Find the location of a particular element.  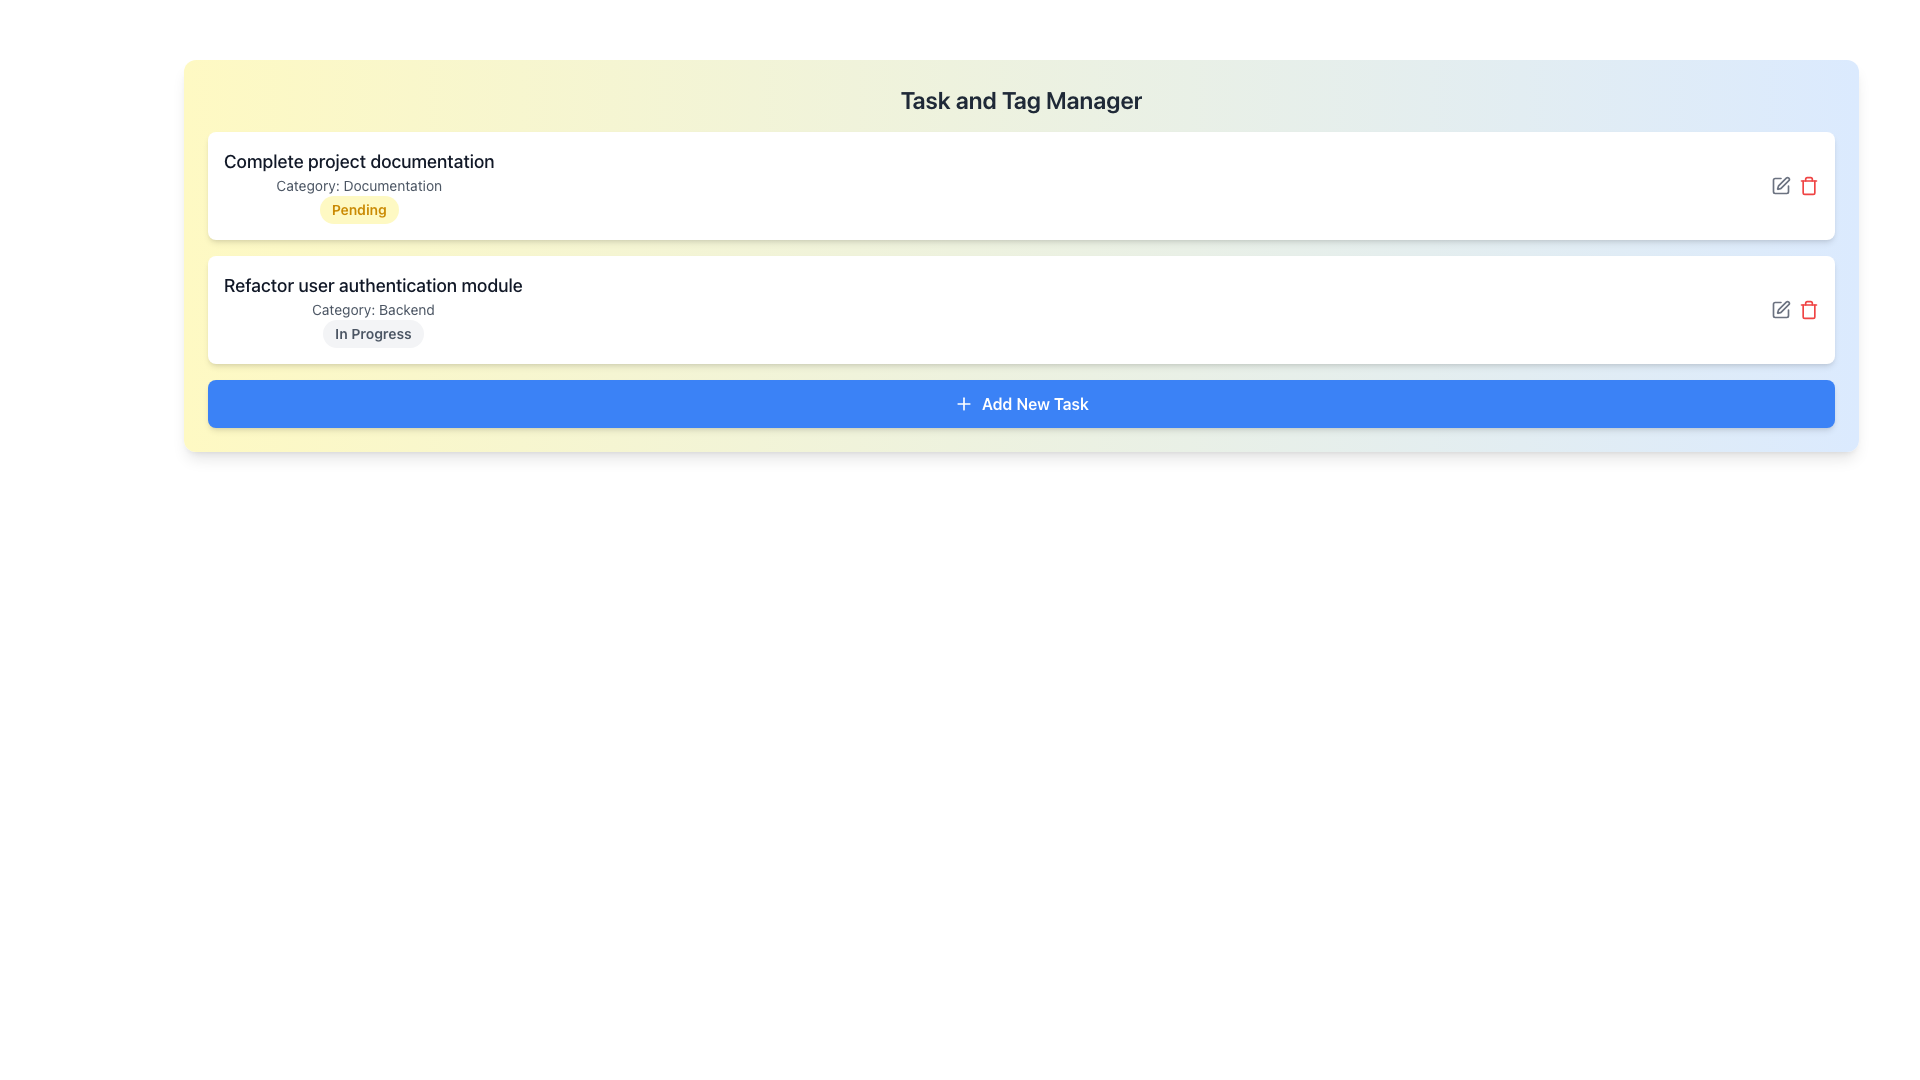

the red trash bin icon located to the far right of the second task in the list to observe the color change effect is located at coordinates (1809, 309).